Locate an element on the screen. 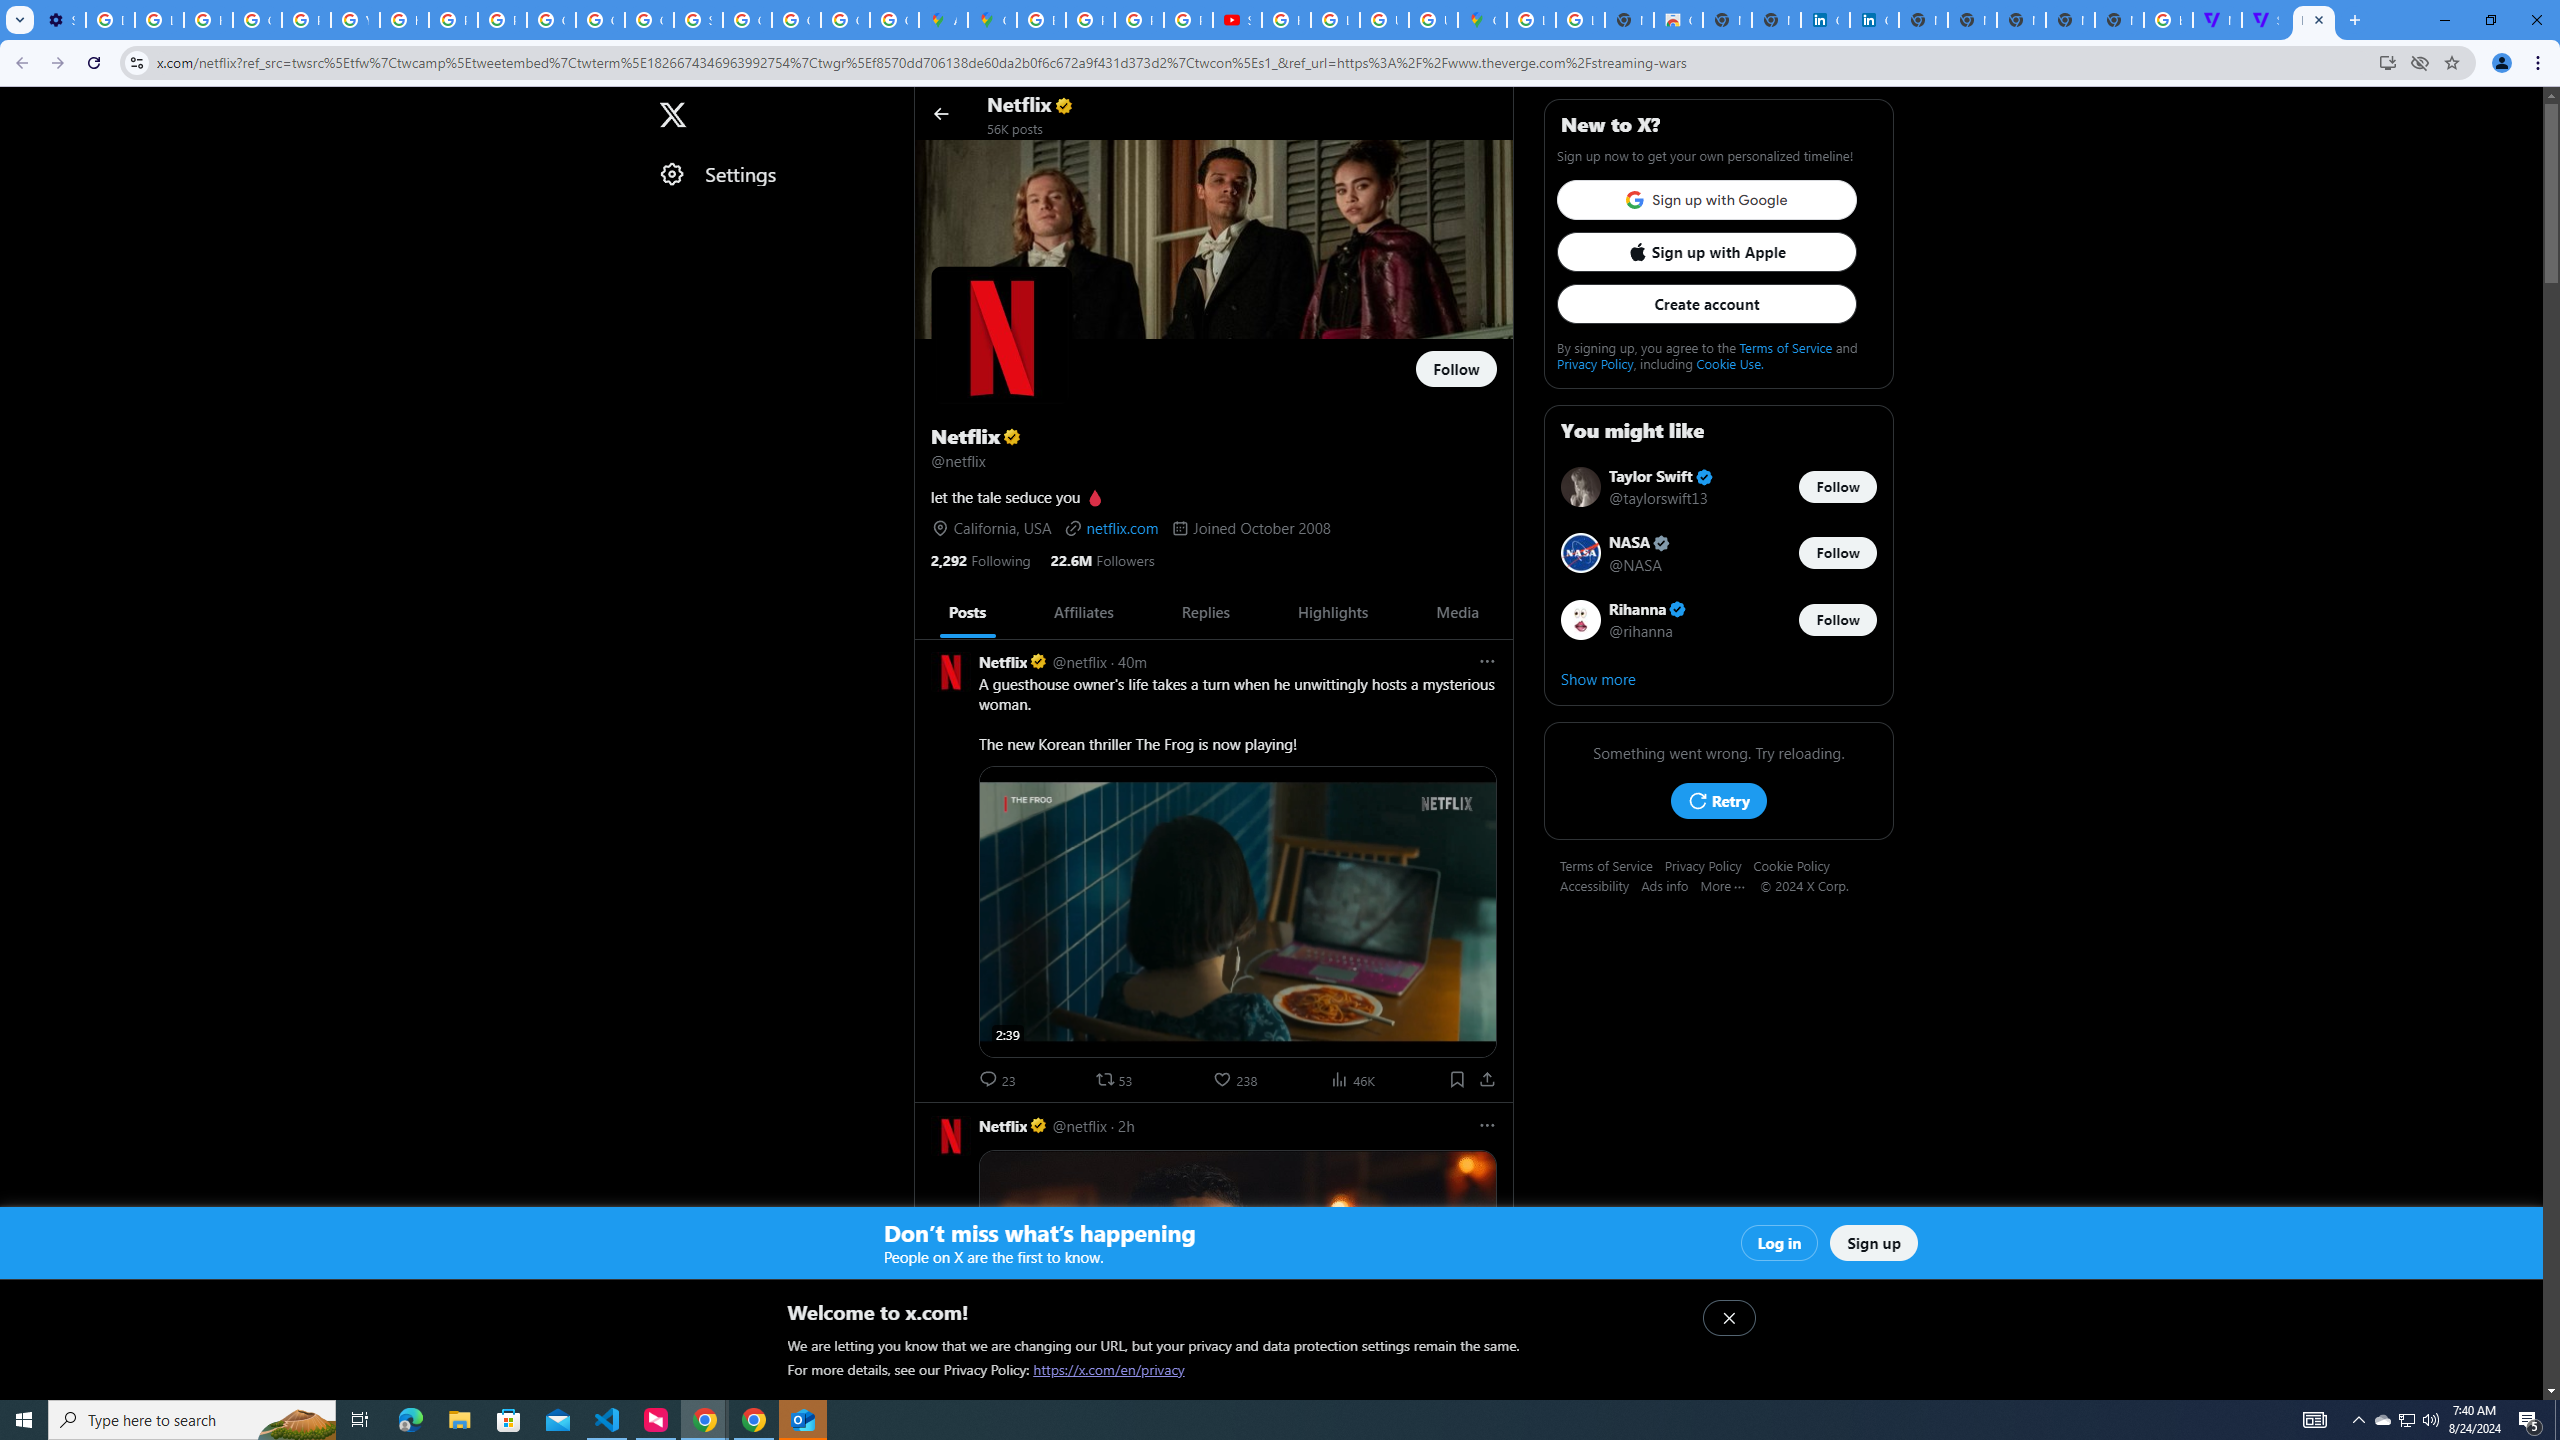  '@rihanna' is located at coordinates (1642, 629).